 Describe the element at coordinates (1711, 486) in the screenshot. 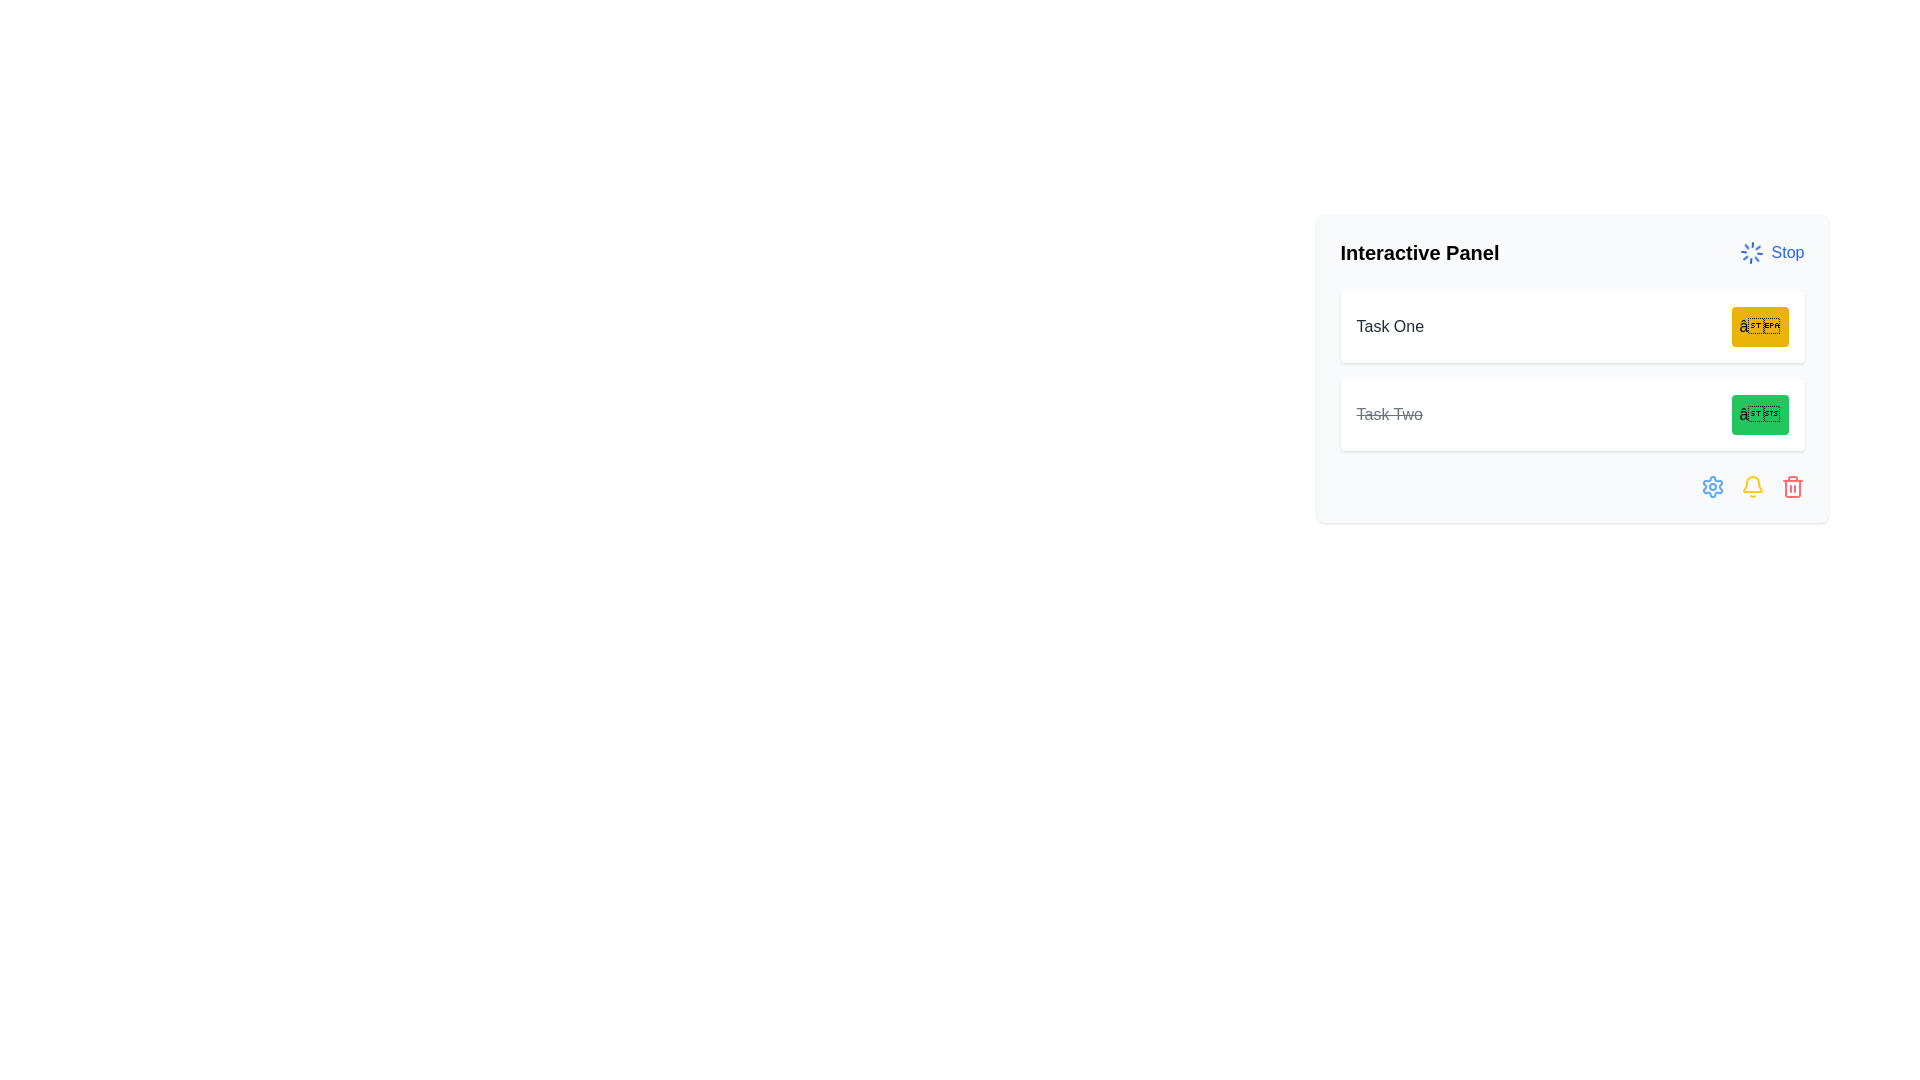

I see `the settings button, represented by a blue cogwheel icon, located at the bottom-right corner of the Interactive Panel` at that location.